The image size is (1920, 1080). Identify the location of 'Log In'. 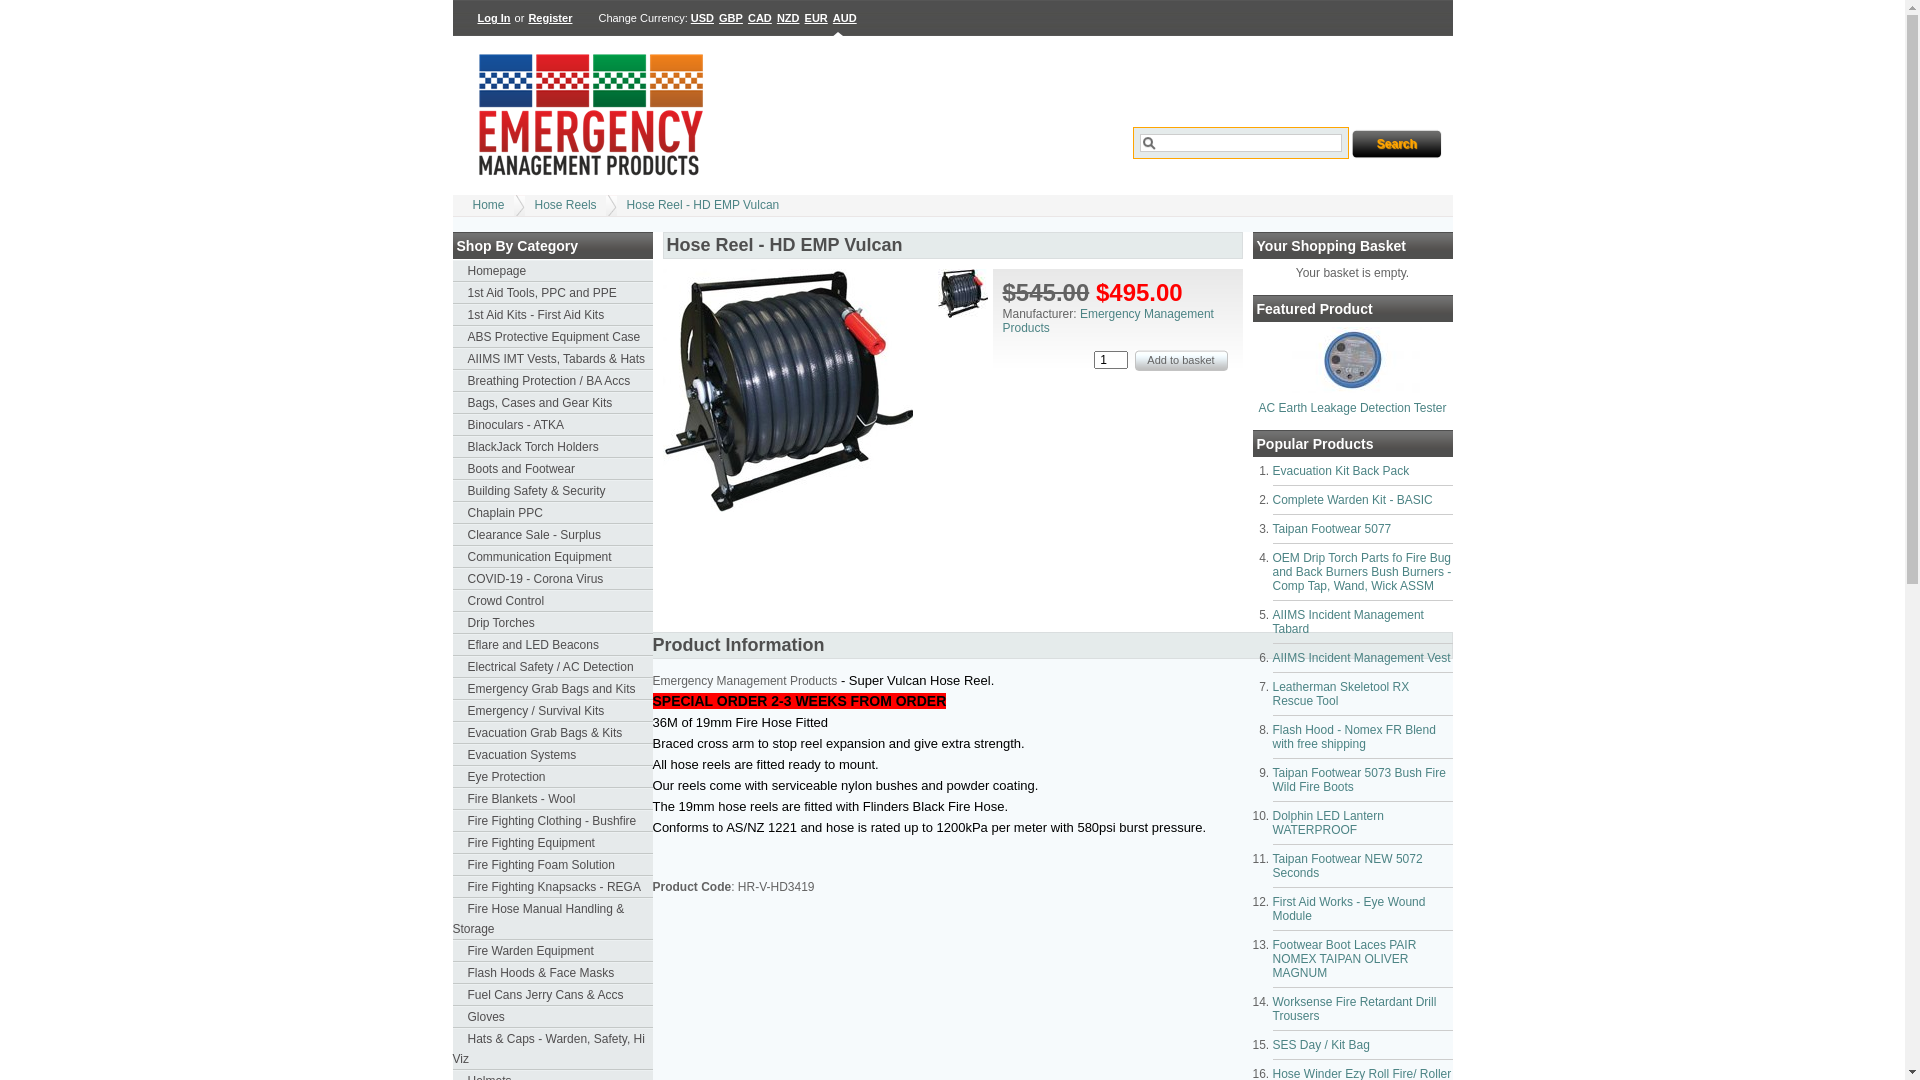
(494, 18).